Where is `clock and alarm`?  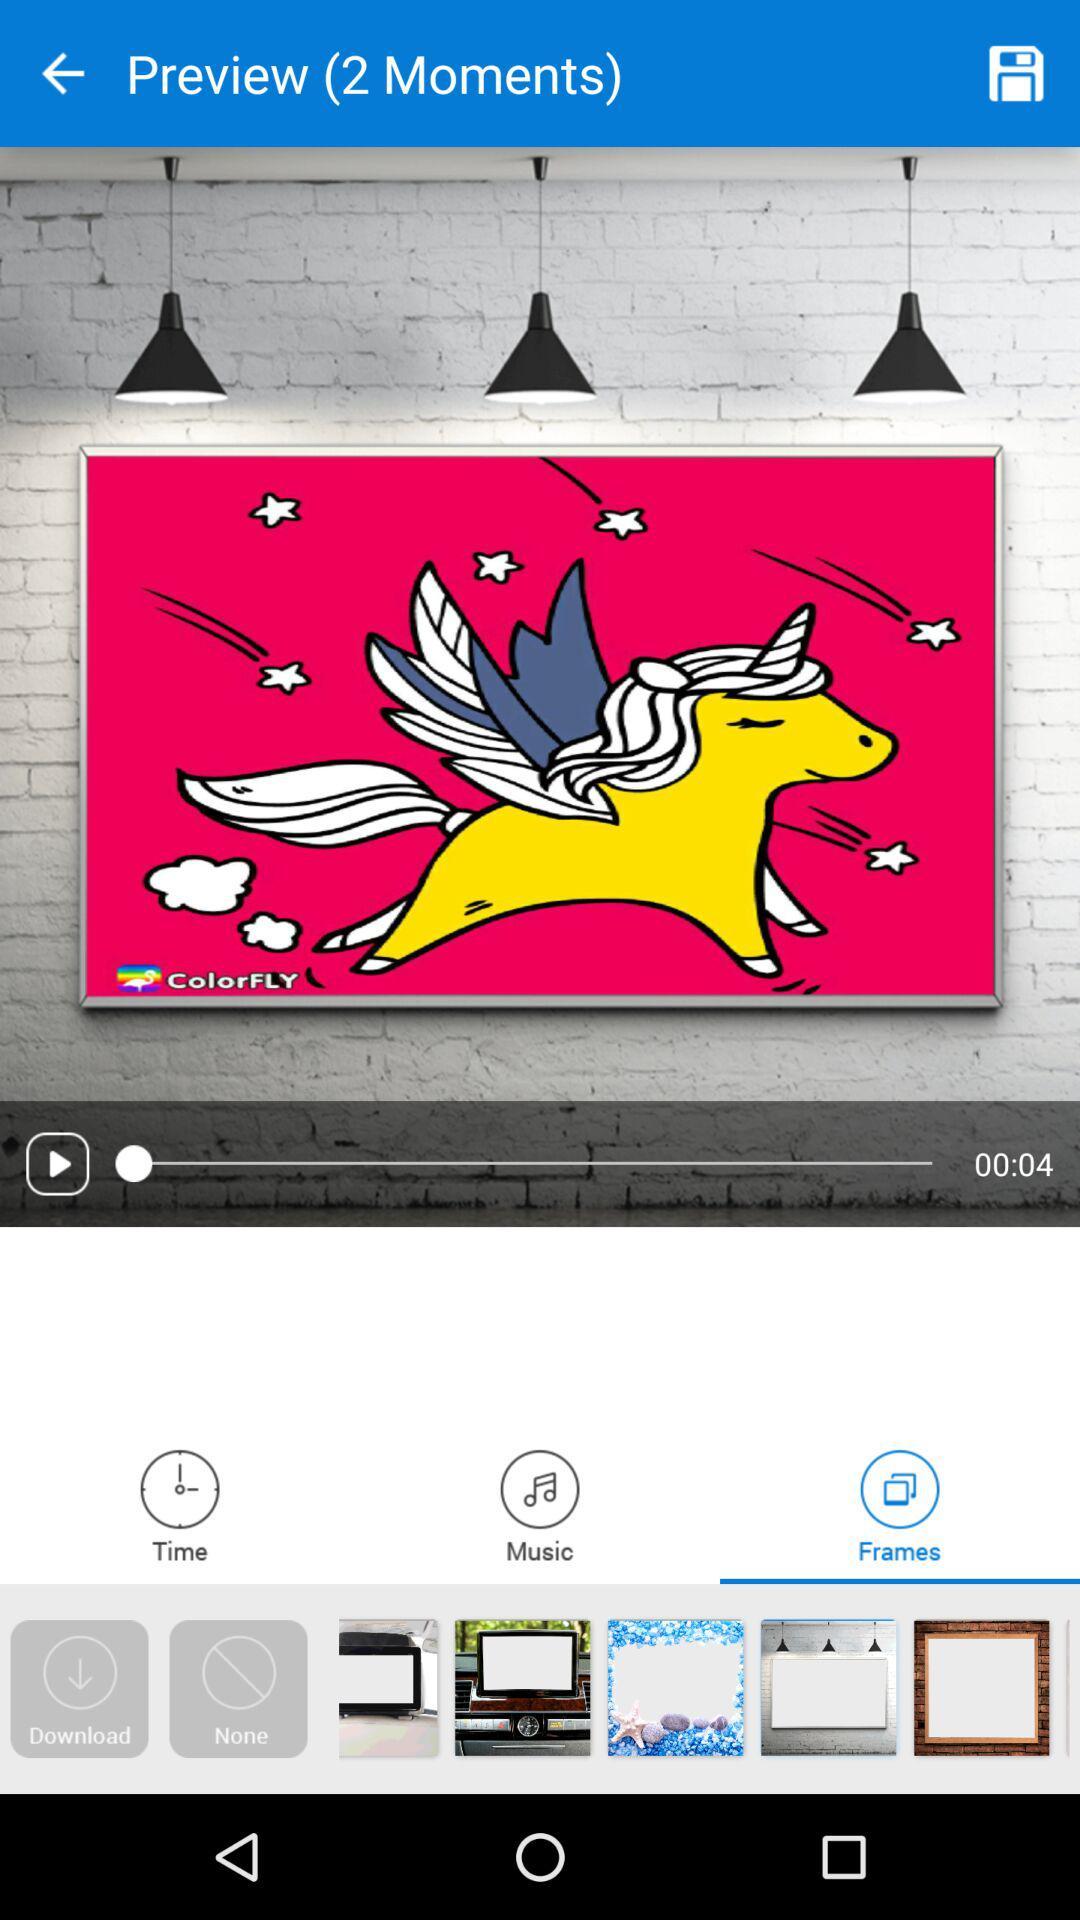
clock and alarm is located at coordinates (180, 1505).